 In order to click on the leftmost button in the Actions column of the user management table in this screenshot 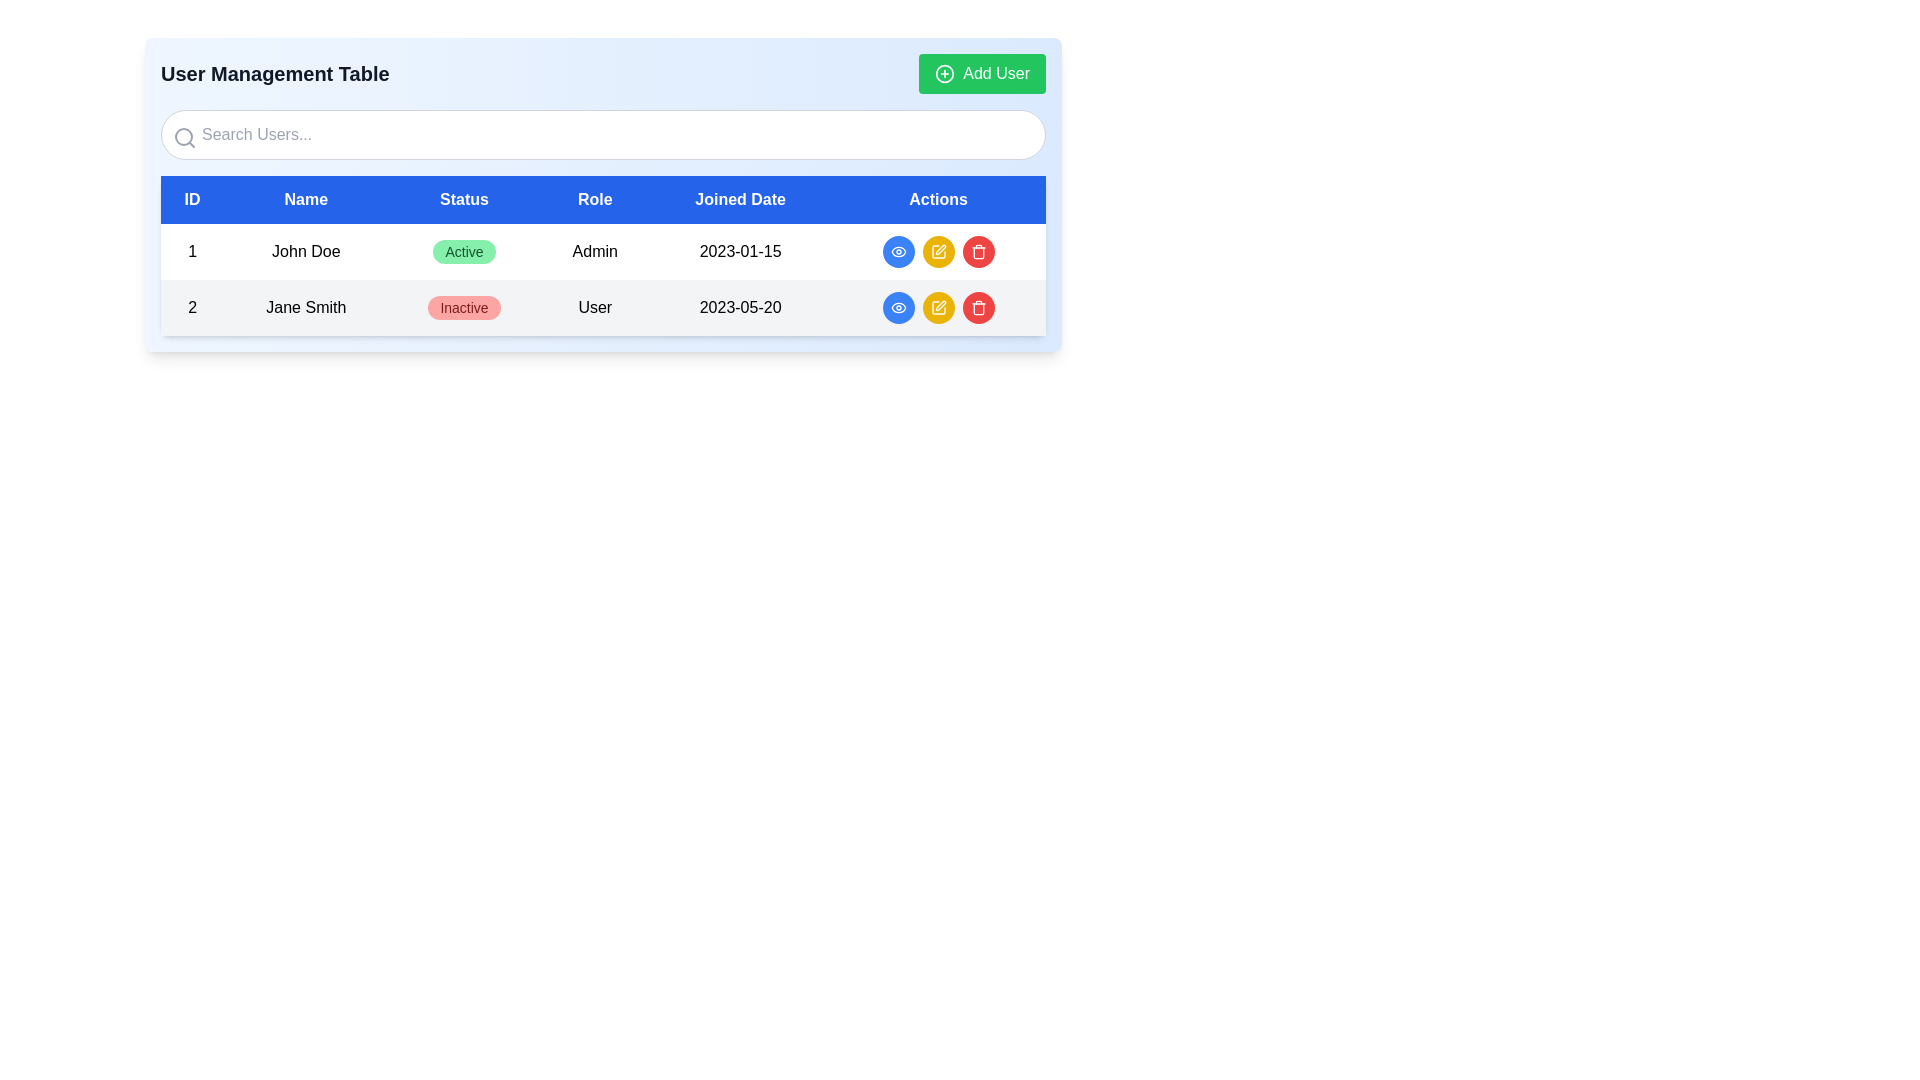, I will do `click(897, 250)`.